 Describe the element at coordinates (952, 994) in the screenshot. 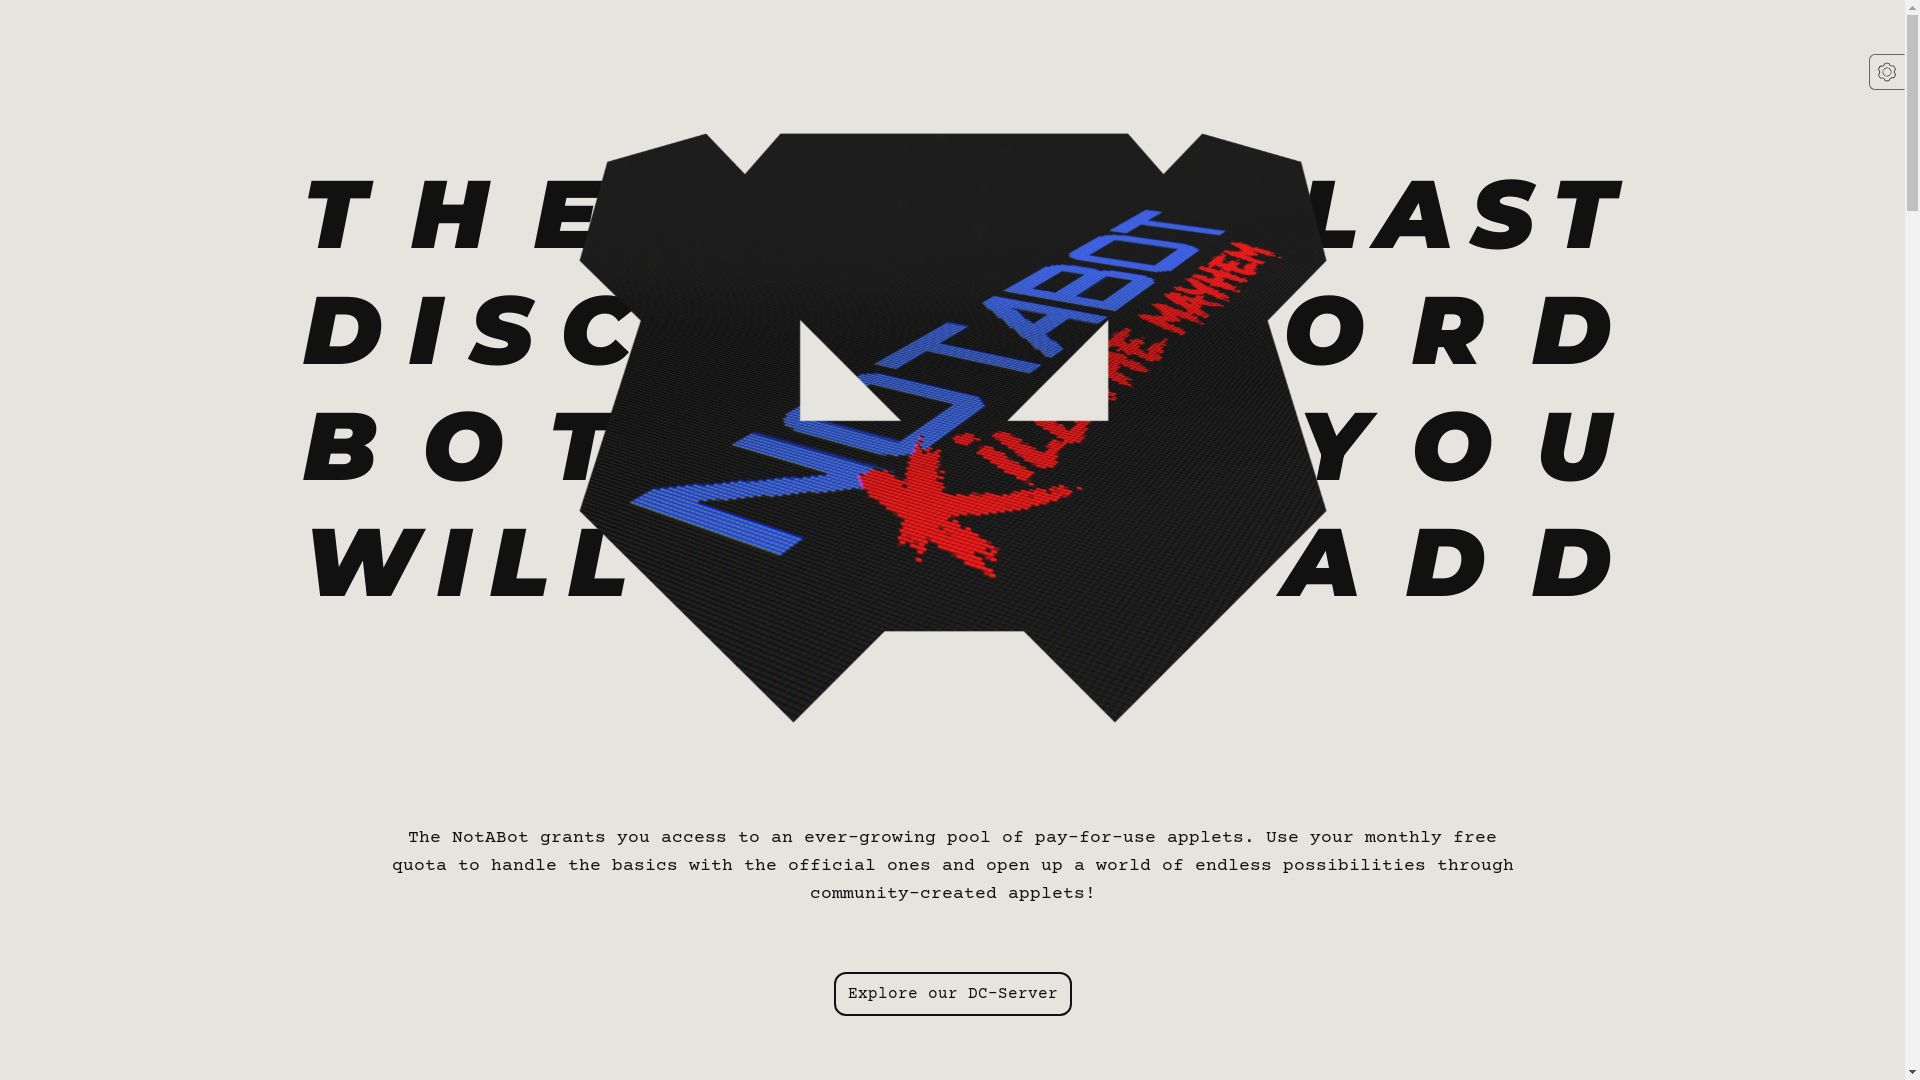

I see `'Explore our DC-Server'` at that location.